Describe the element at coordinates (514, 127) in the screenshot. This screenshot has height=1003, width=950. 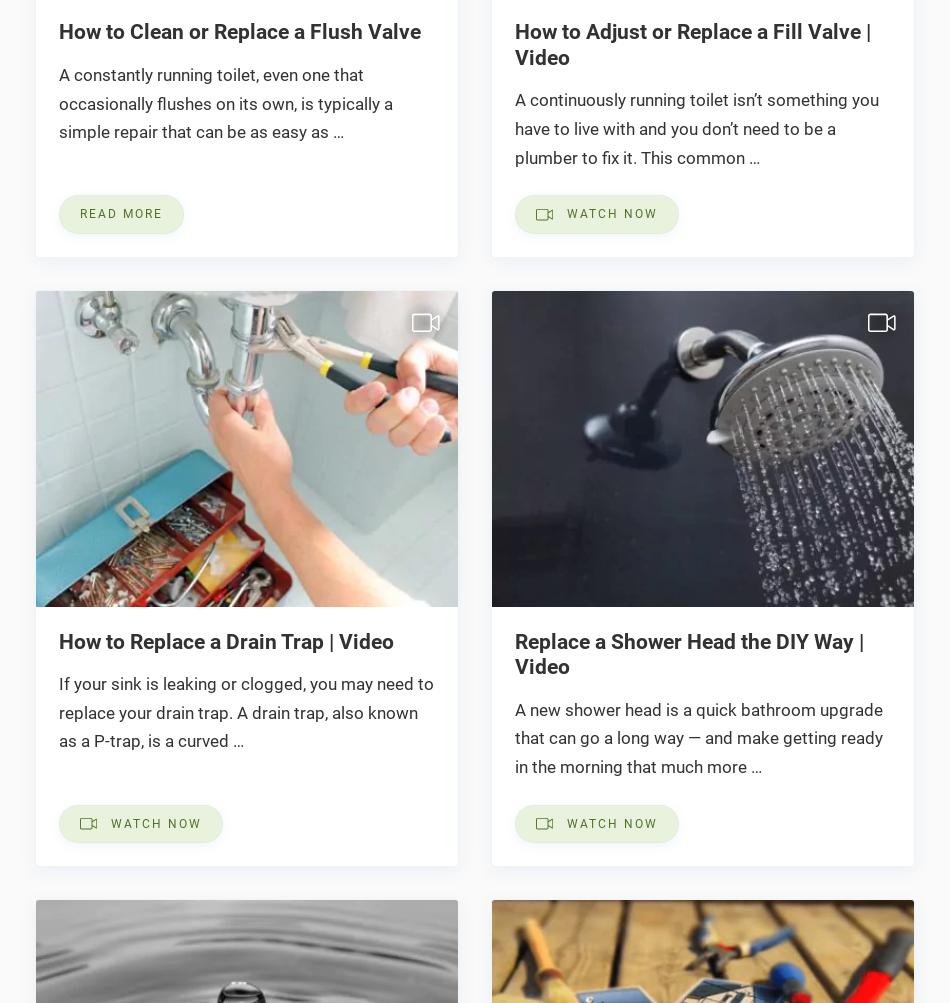
I see `'A continuously running toilet isn’t something you have to live with and you don’t need to be a plumber to fix it. This common …'` at that location.